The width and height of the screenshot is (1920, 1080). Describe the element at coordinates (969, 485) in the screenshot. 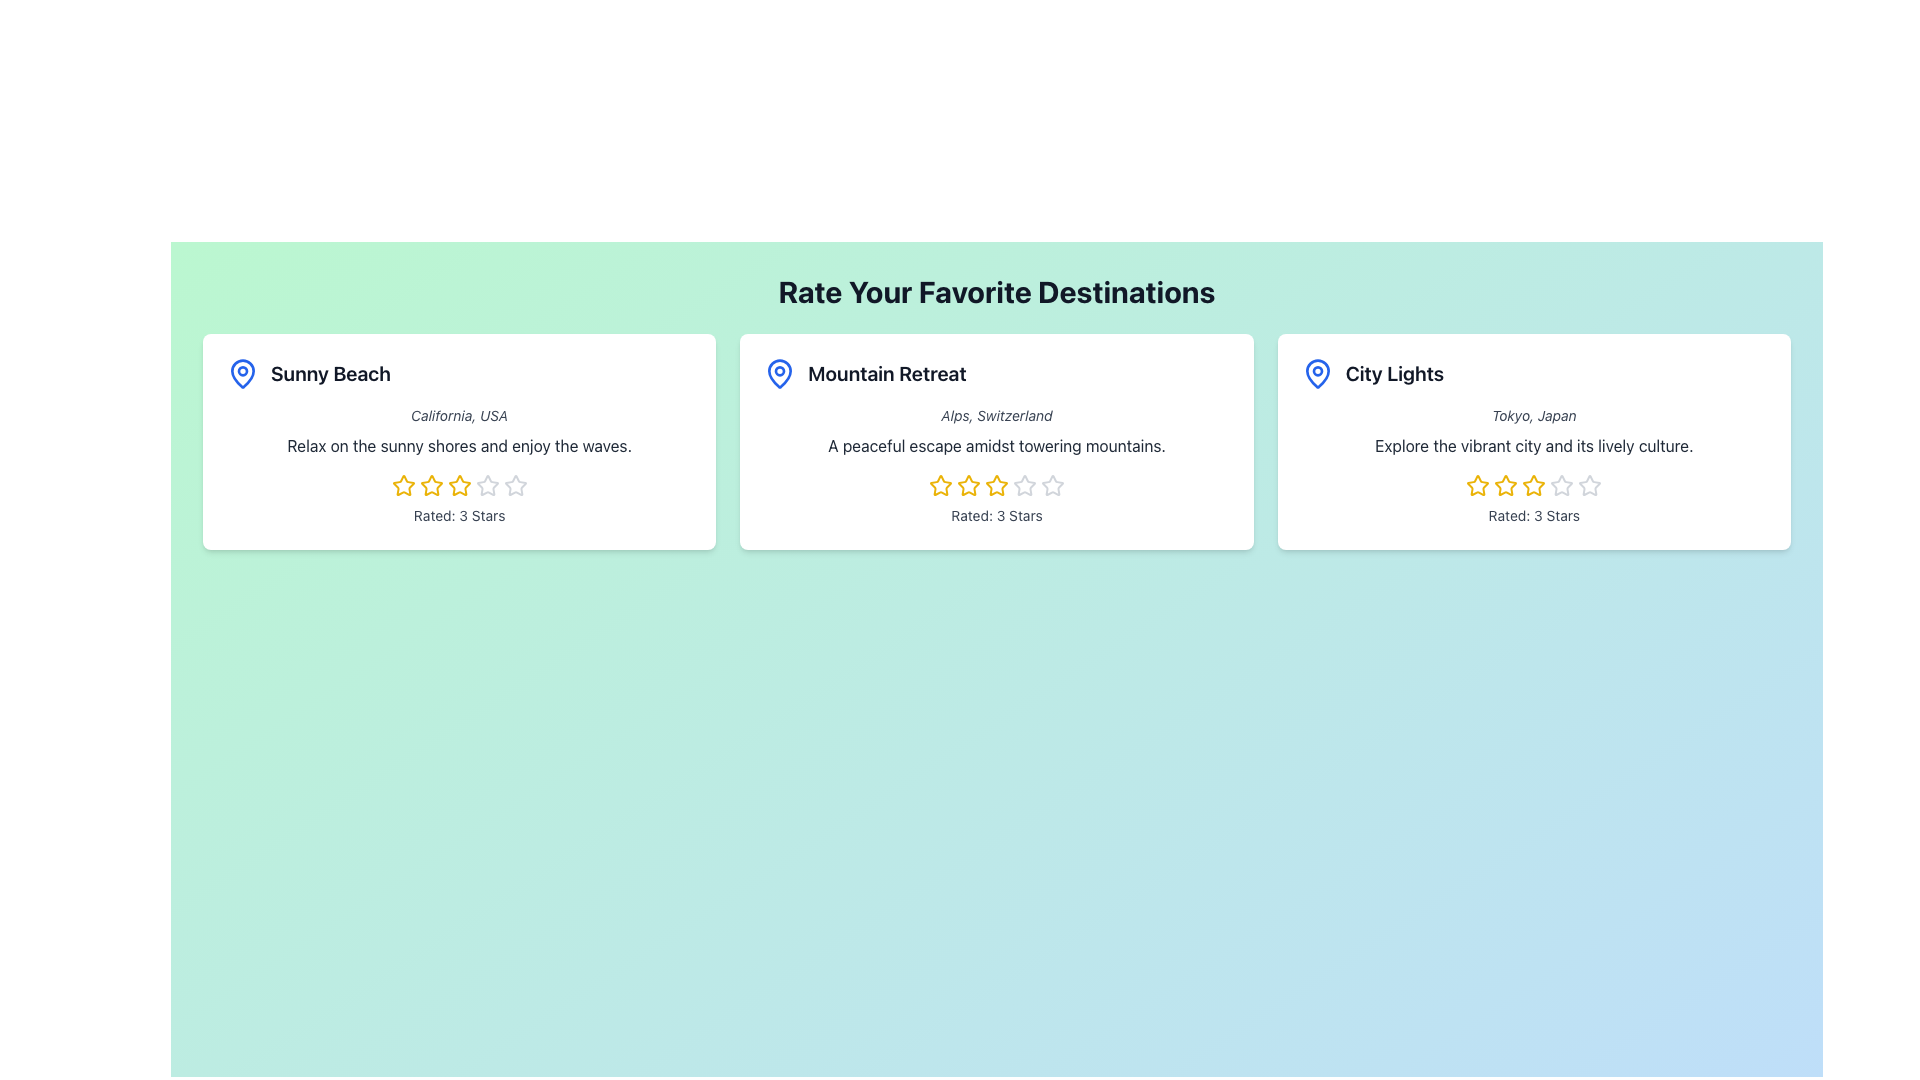

I see `the third star in the five-star rating component under the 'Mountain Retreat' section to rate the item as the third star` at that location.